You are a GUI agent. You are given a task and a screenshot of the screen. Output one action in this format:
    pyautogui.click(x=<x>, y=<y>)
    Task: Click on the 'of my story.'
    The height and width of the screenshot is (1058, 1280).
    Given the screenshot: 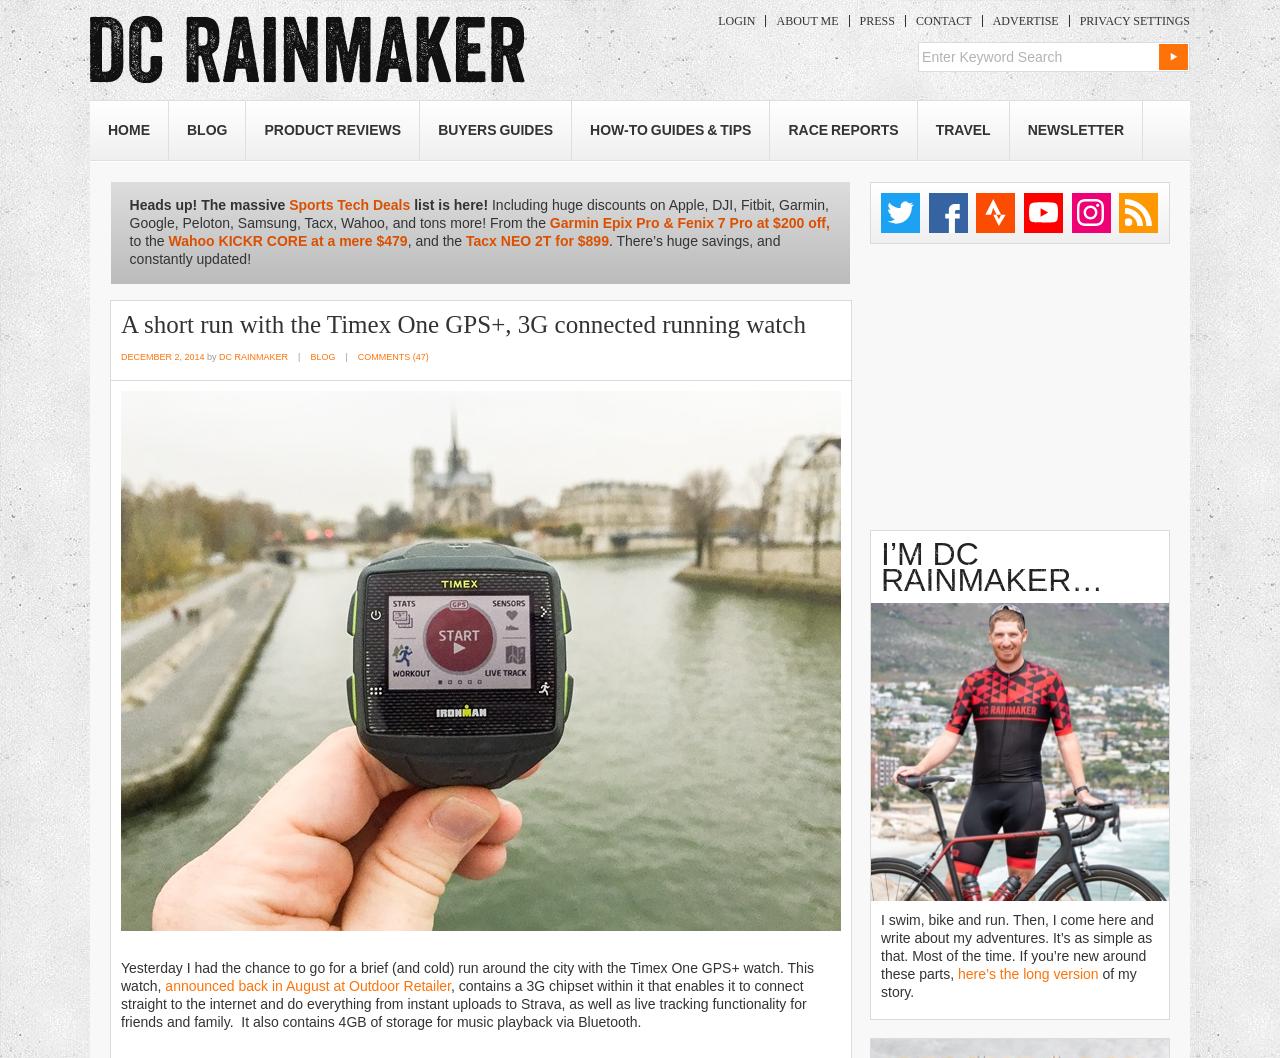 What is the action you would take?
    pyautogui.click(x=1008, y=981)
    